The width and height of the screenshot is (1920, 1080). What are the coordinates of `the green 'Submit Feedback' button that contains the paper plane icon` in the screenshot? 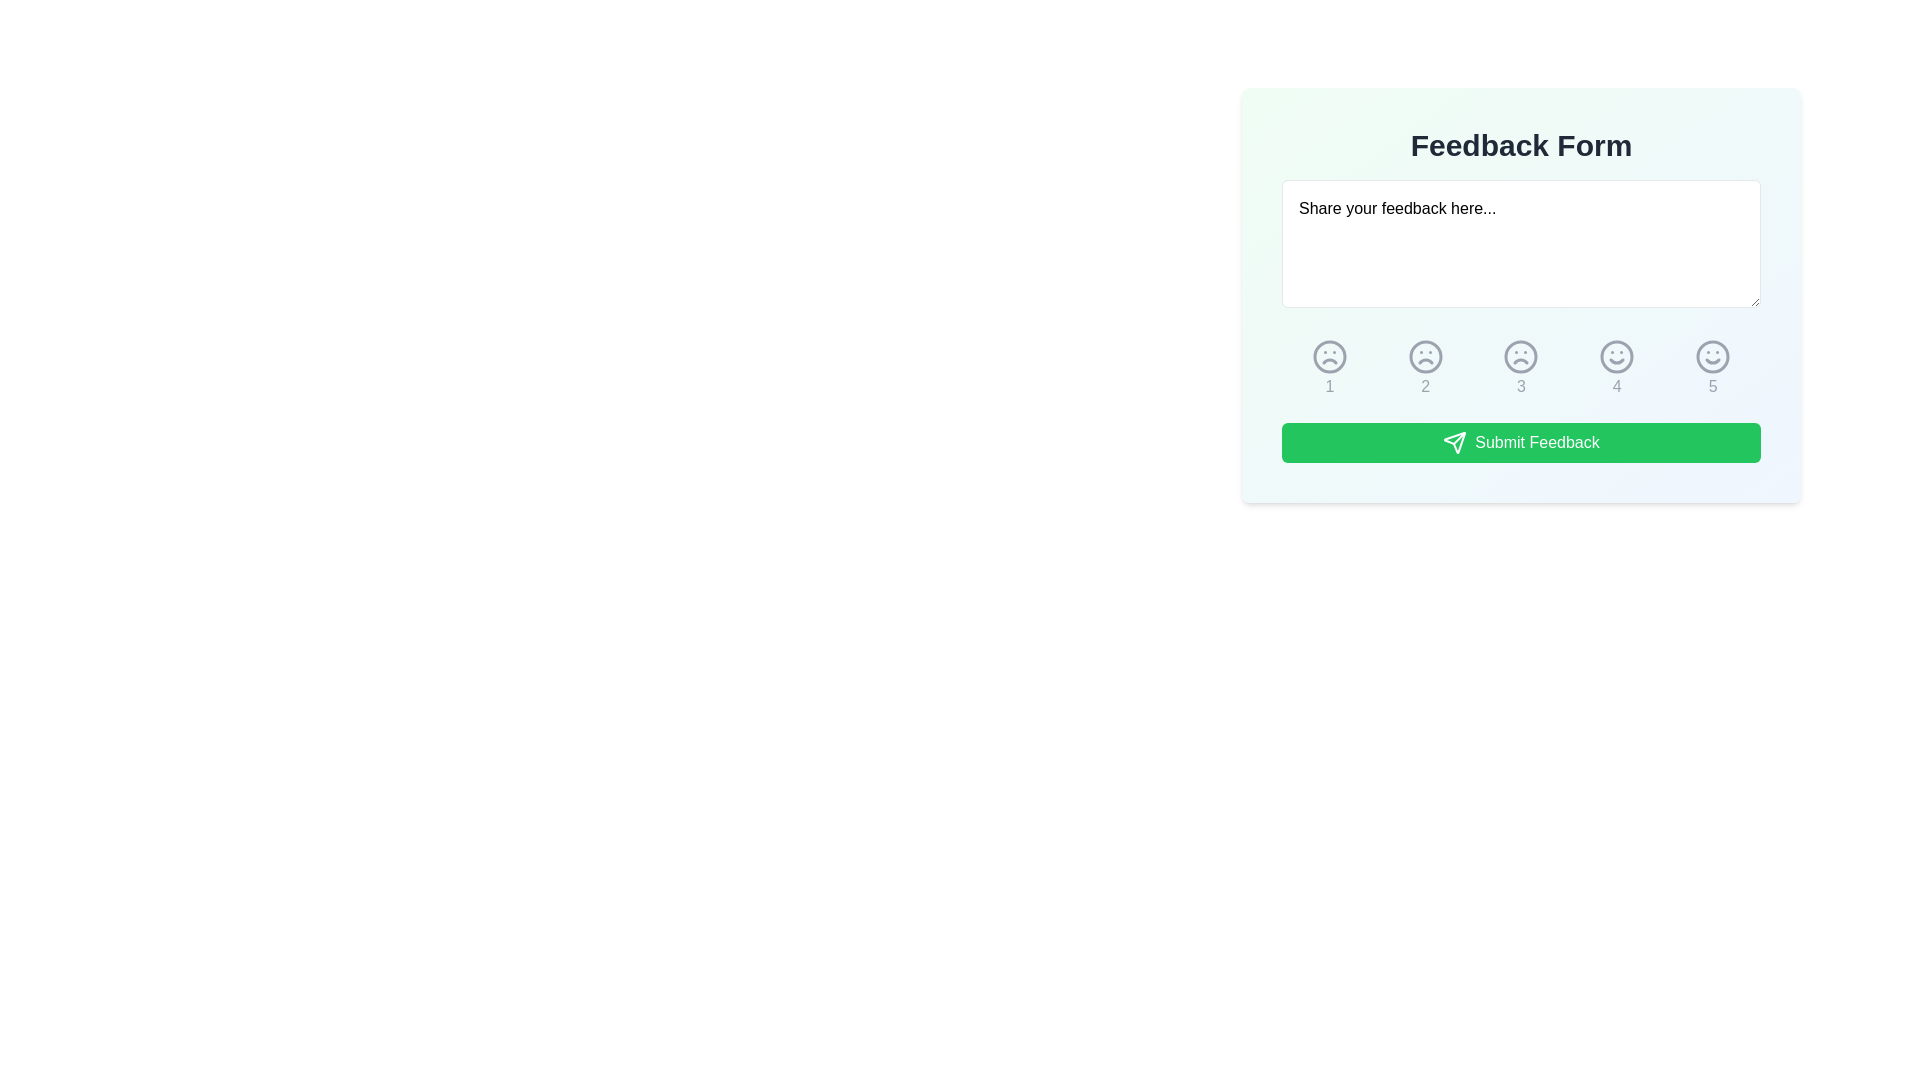 It's located at (1455, 442).